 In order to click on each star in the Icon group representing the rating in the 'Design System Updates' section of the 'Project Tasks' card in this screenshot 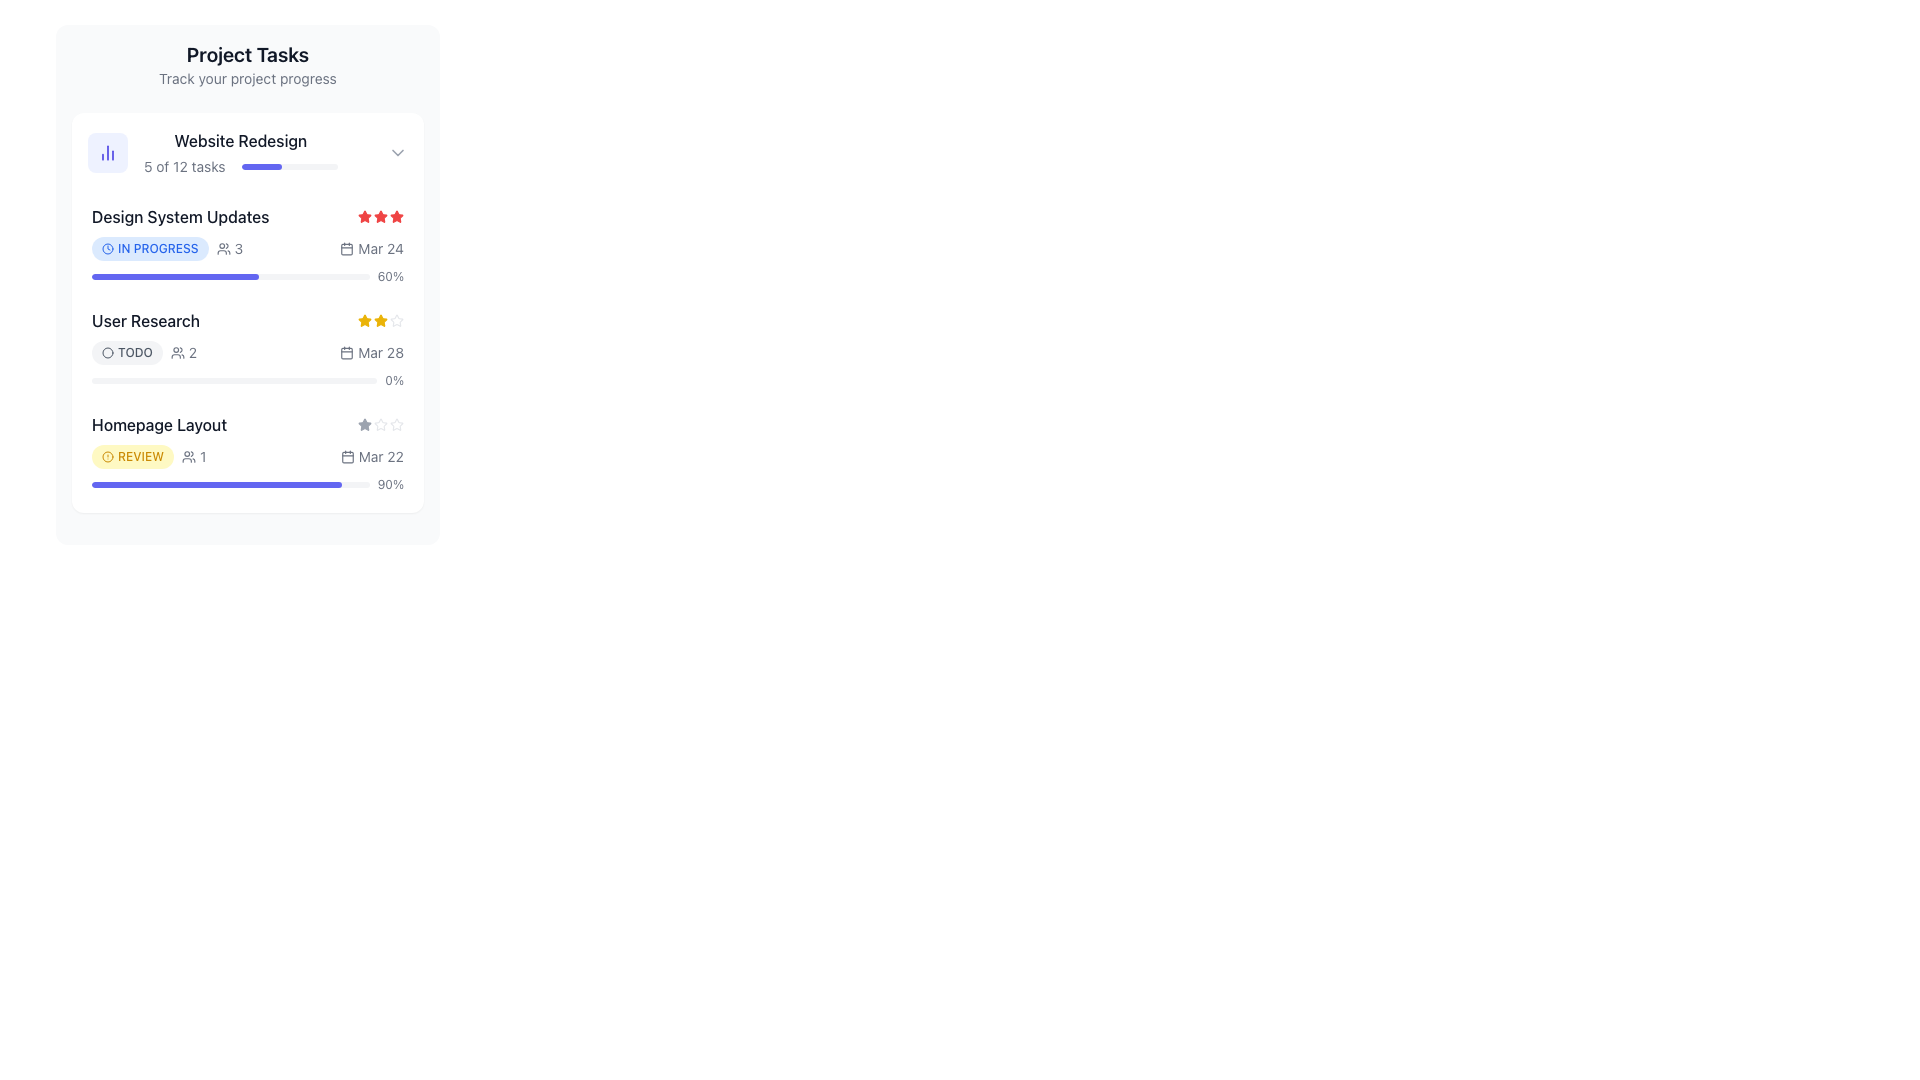, I will do `click(380, 216)`.